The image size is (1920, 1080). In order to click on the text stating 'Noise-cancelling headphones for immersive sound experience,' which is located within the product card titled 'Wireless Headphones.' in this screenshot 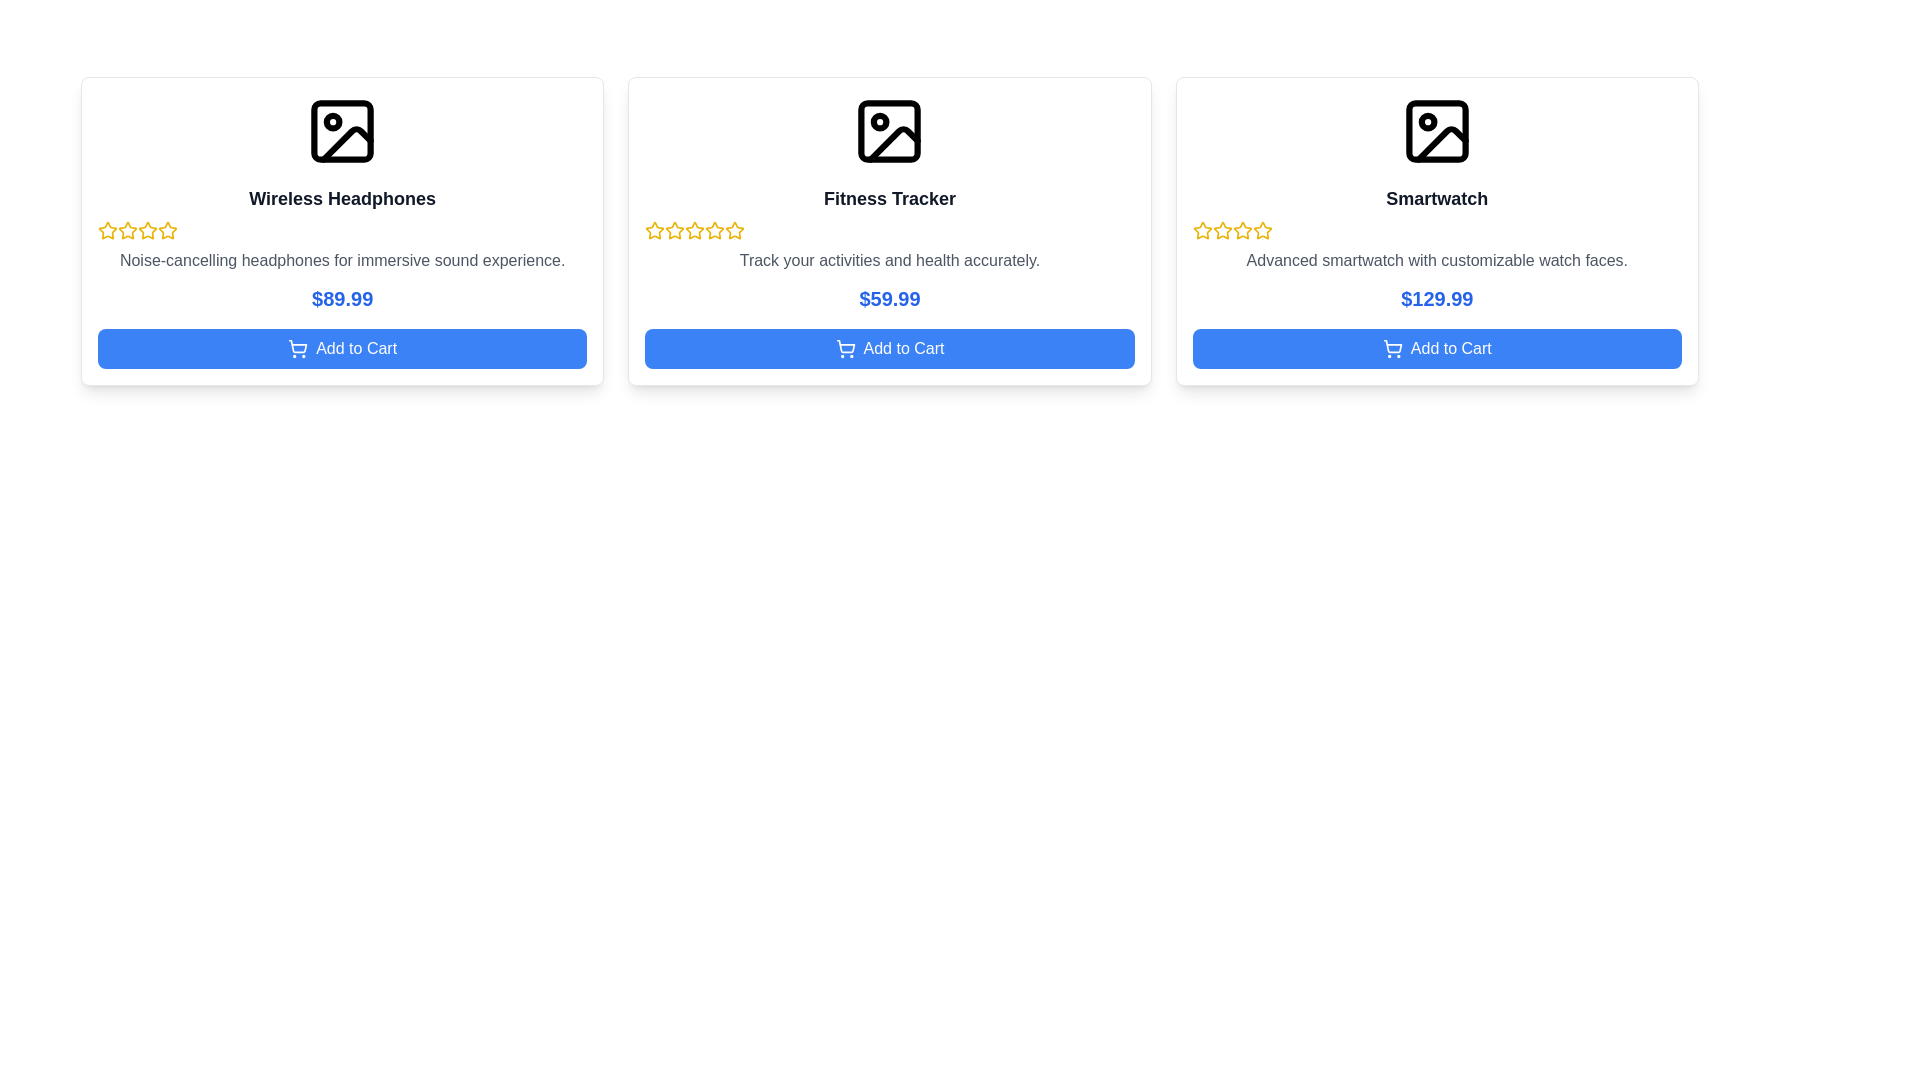, I will do `click(342, 260)`.